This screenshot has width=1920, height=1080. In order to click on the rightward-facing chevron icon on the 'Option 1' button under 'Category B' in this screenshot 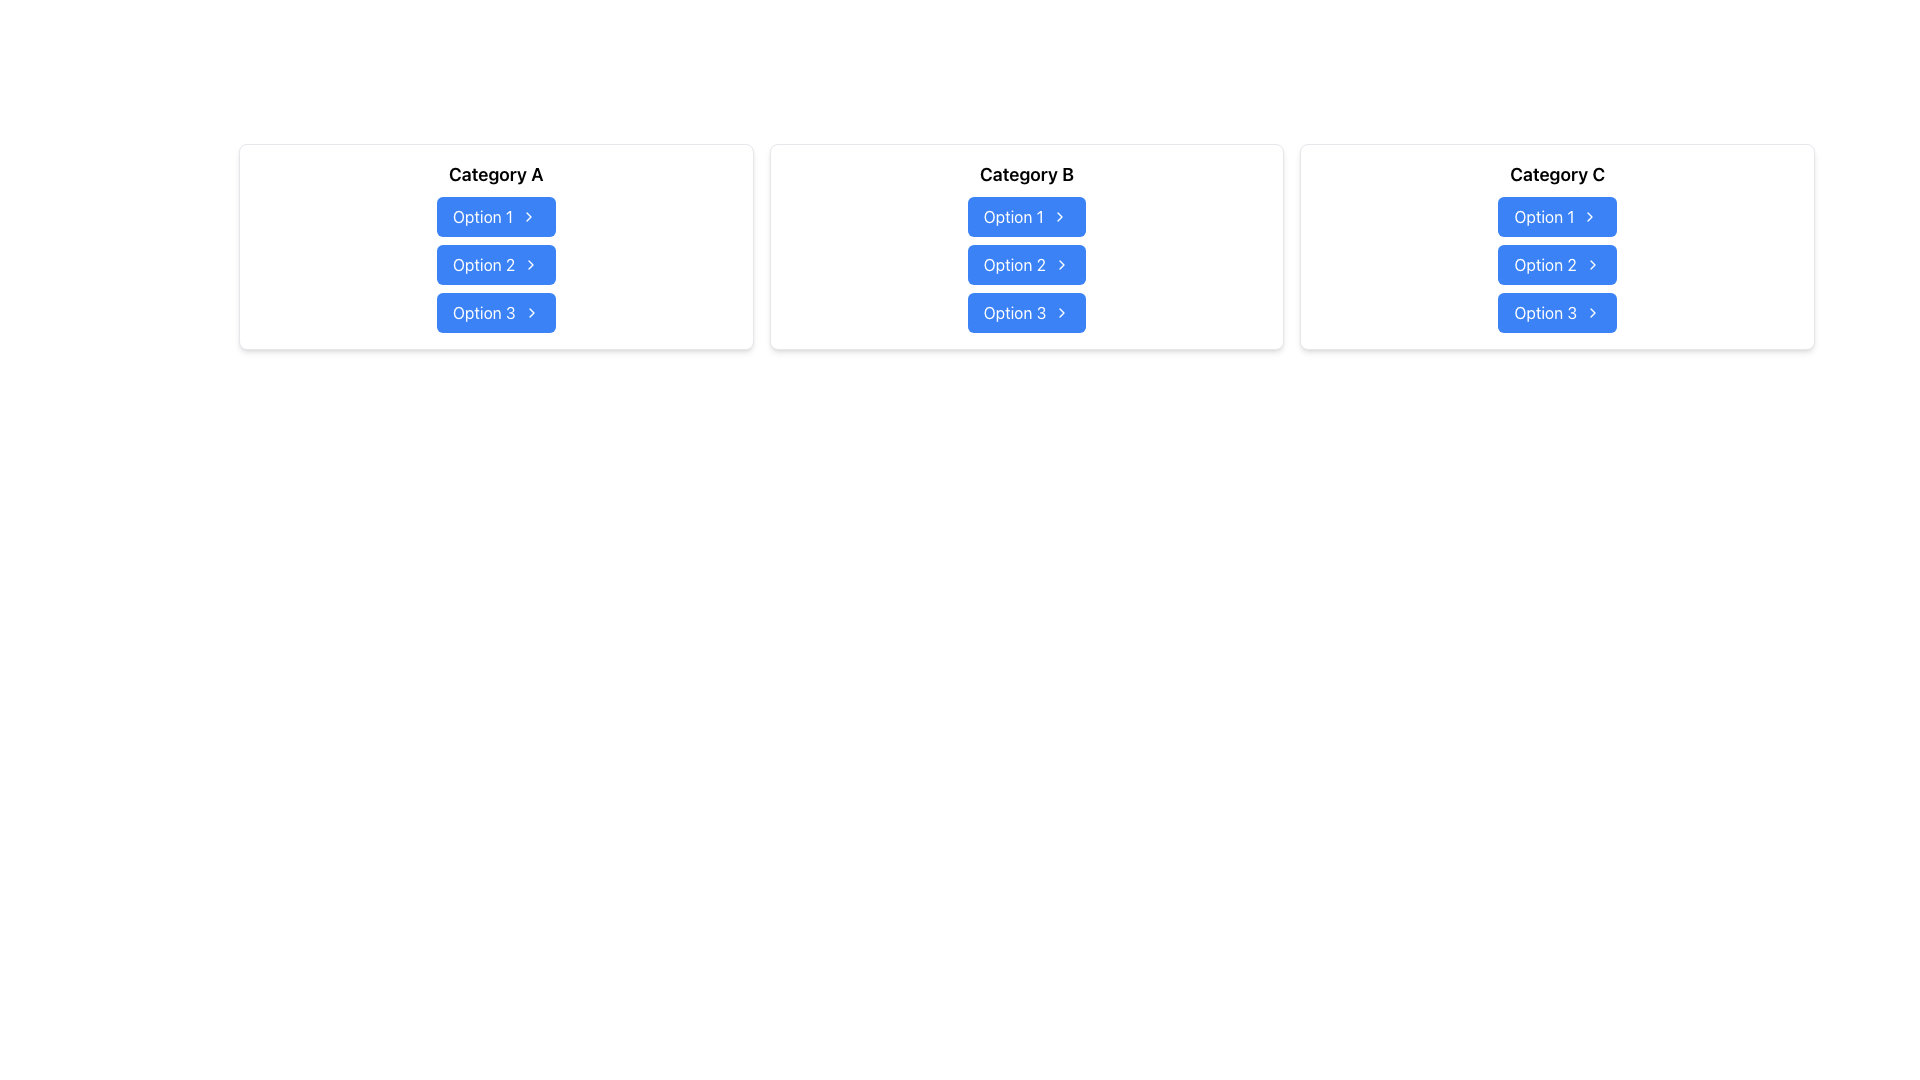, I will do `click(1058, 216)`.